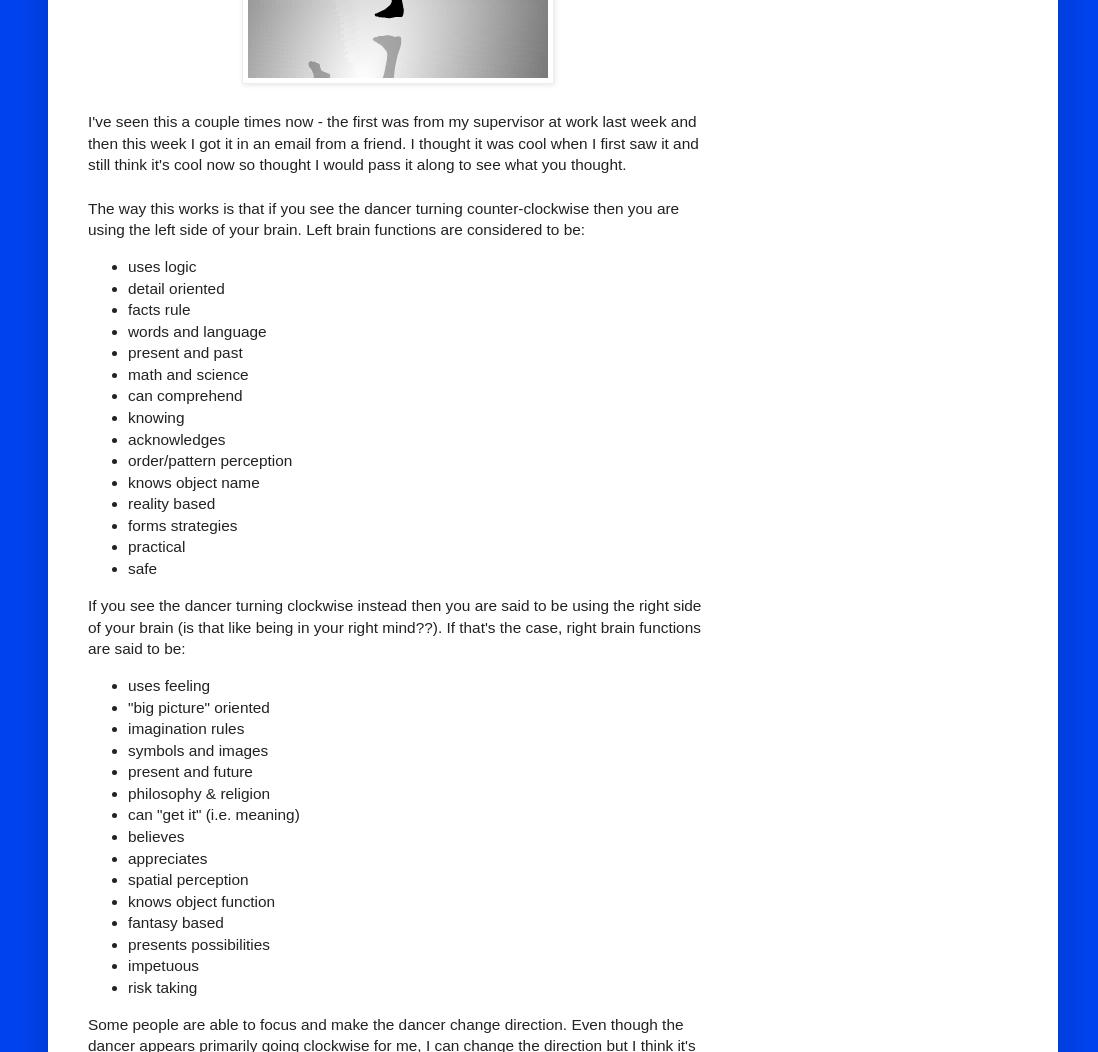 The image size is (1098, 1052). Describe the element at coordinates (128, 900) in the screenshot. I see `'knows object function'` at that location.